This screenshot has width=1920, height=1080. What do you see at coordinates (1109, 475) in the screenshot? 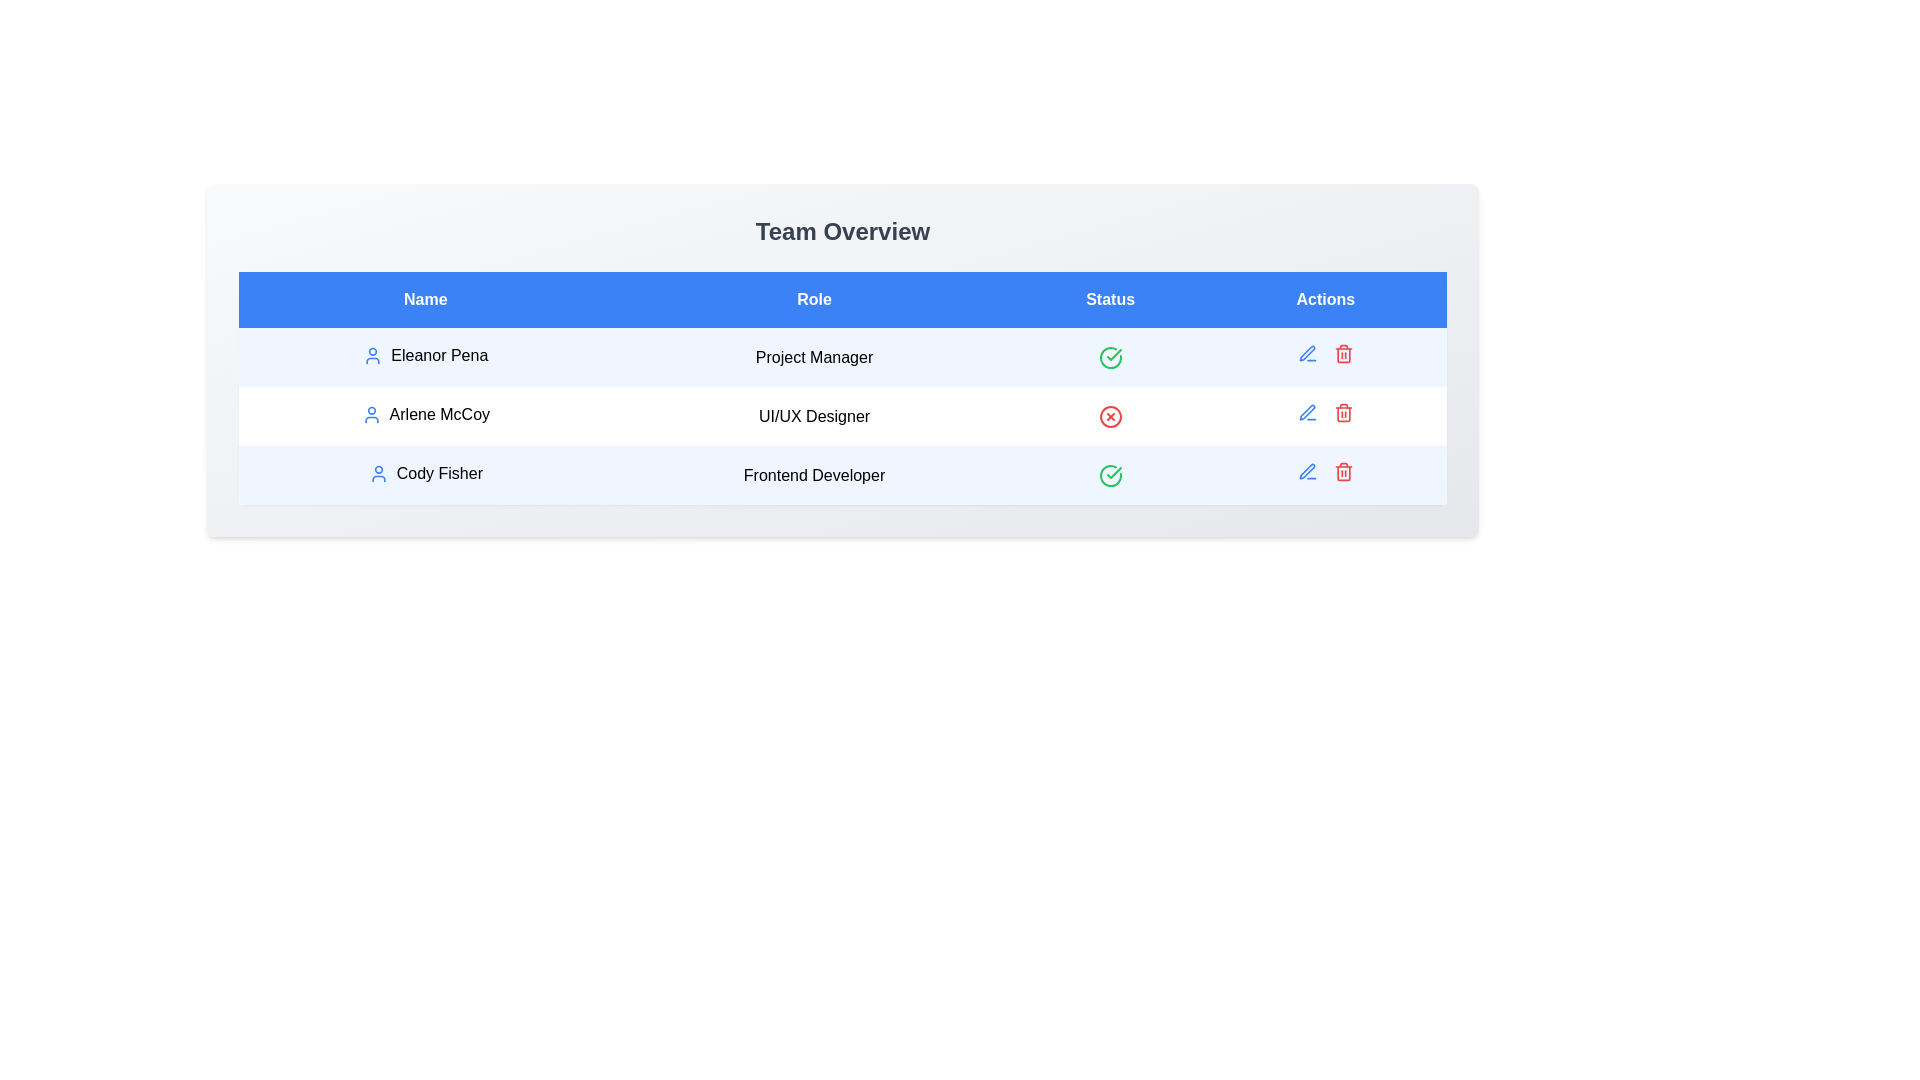
I see `the circular green icon with a checkmark inside, which is the third status indicator under the 'Status' column for the row labeled 'Cody Fisher - Frontend Developer'` at bounding box center [1109, 475].